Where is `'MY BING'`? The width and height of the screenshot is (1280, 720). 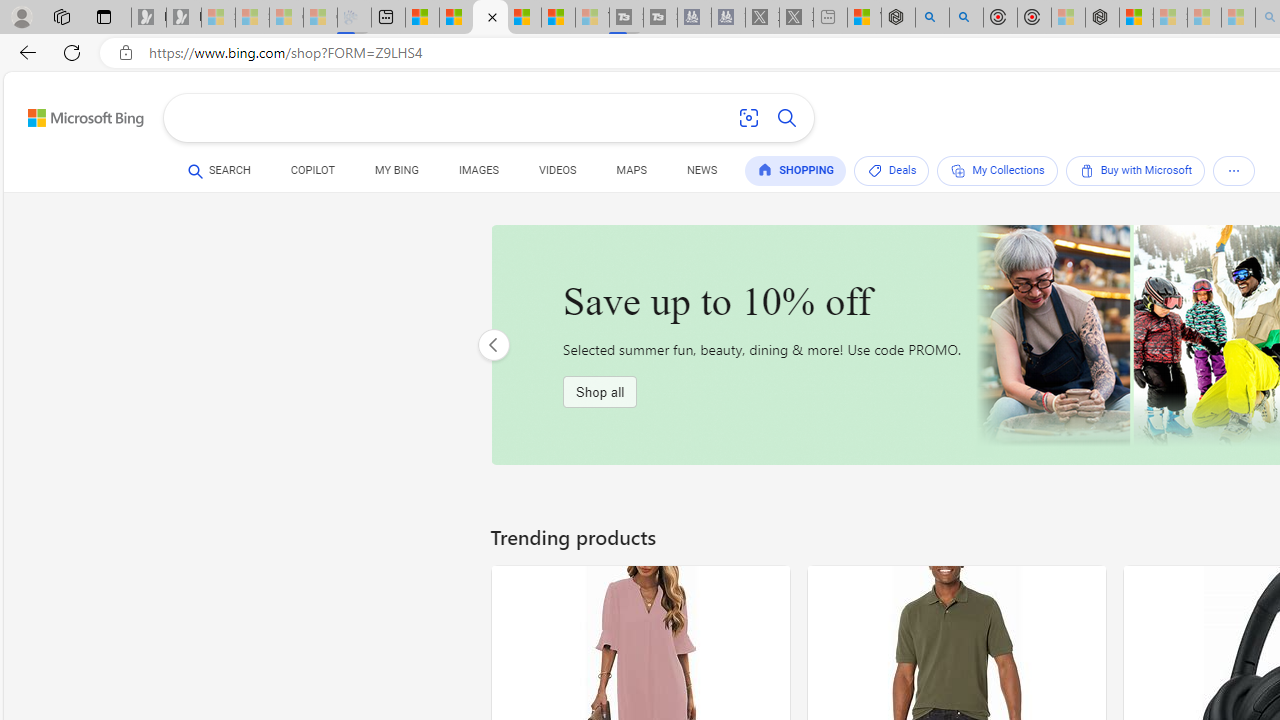
'MY BING' is located at coordinates (396, 172).